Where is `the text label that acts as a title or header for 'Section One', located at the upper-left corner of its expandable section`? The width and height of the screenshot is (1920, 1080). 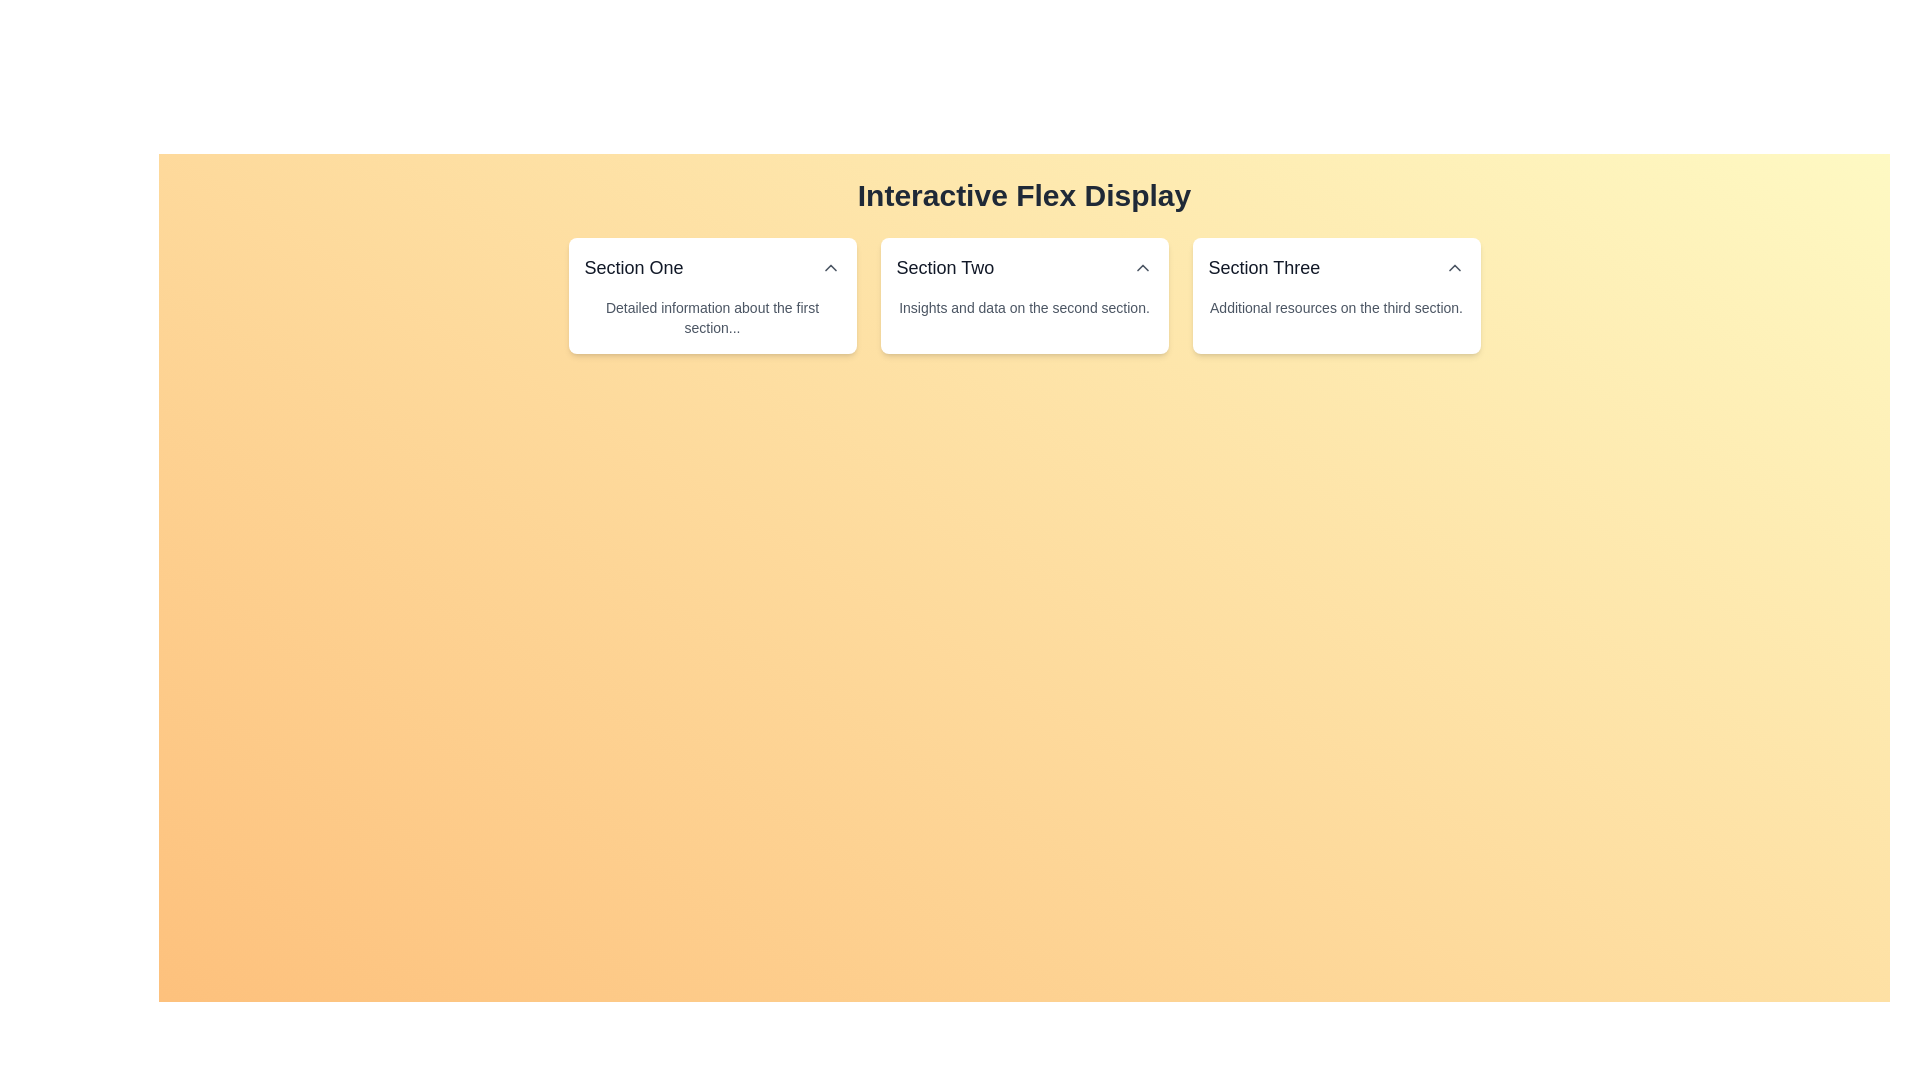 the text label that acts as a title or header for 'Section One', located at the upper-left corner of its expandable section is located at coordinates (632, 266).